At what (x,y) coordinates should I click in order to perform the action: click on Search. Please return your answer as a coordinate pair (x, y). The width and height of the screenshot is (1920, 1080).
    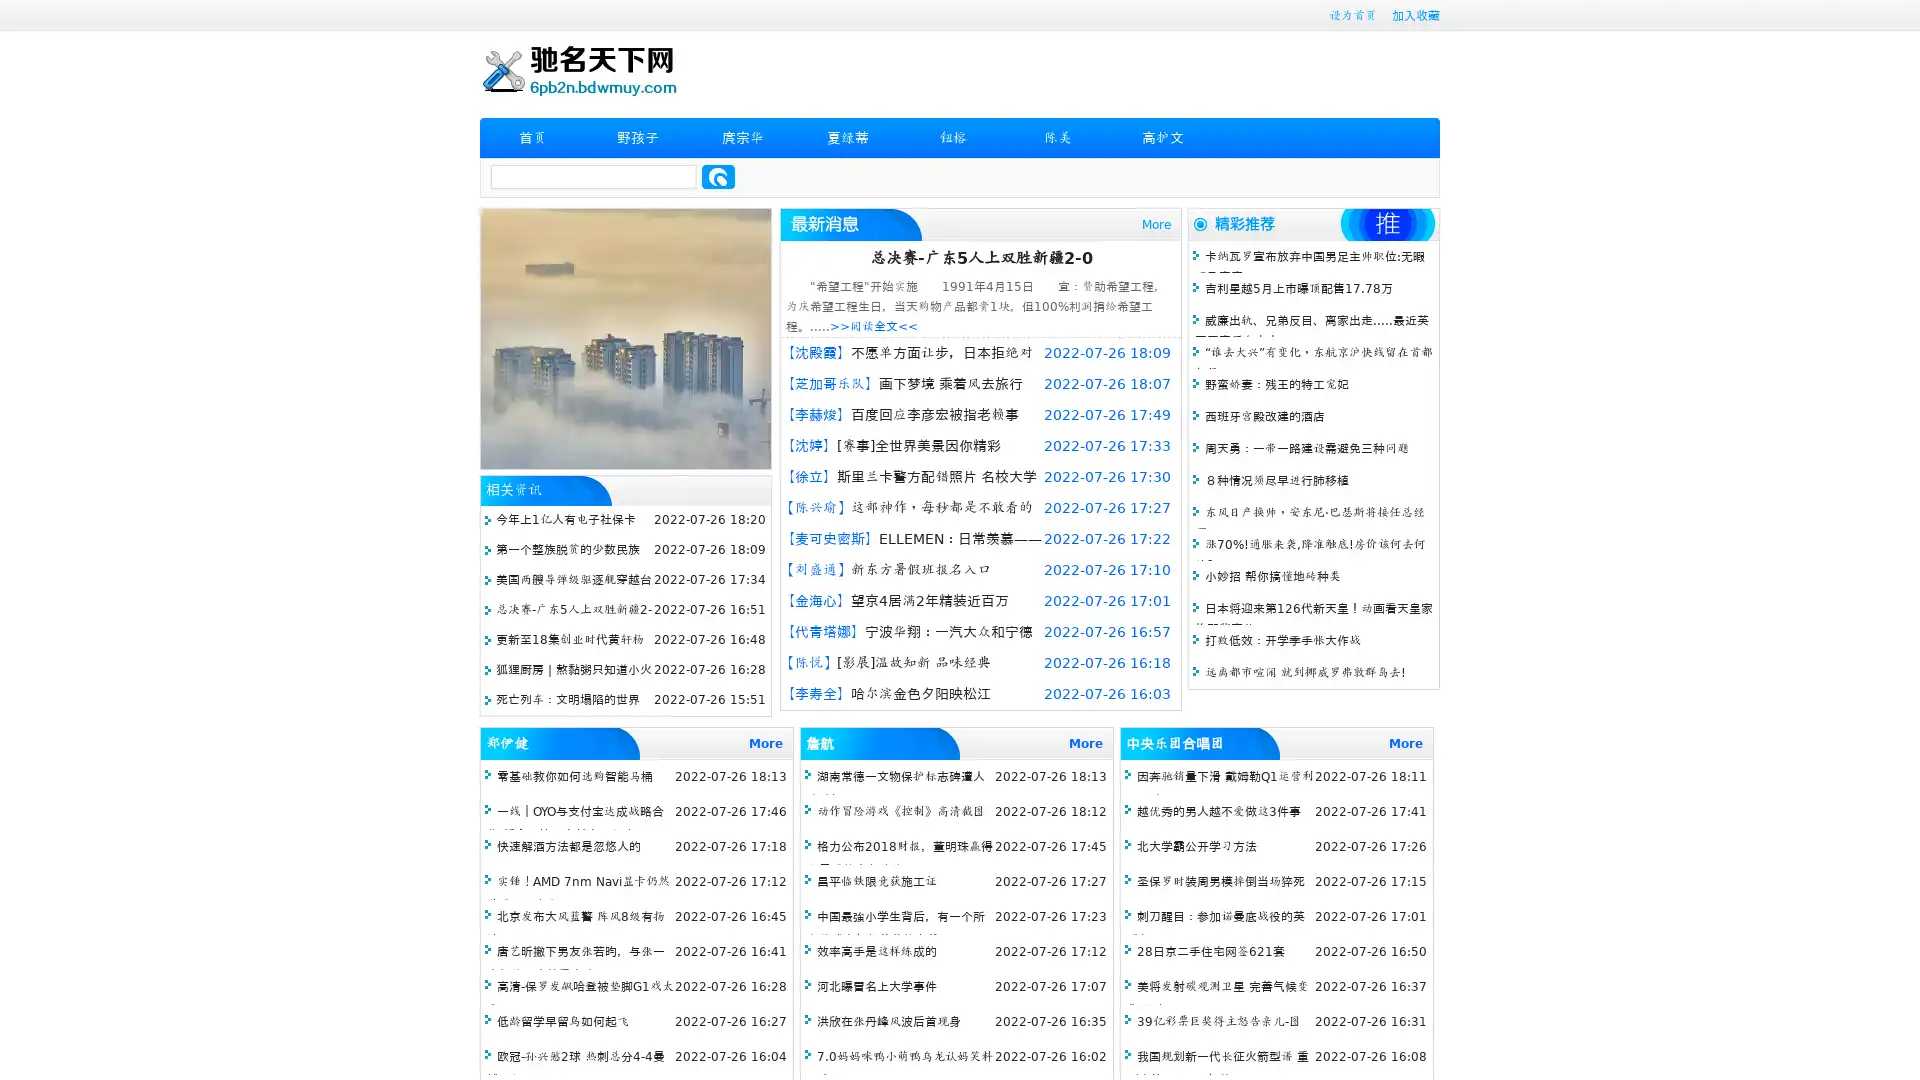
    Looking at the image, I should click on (718, 176).